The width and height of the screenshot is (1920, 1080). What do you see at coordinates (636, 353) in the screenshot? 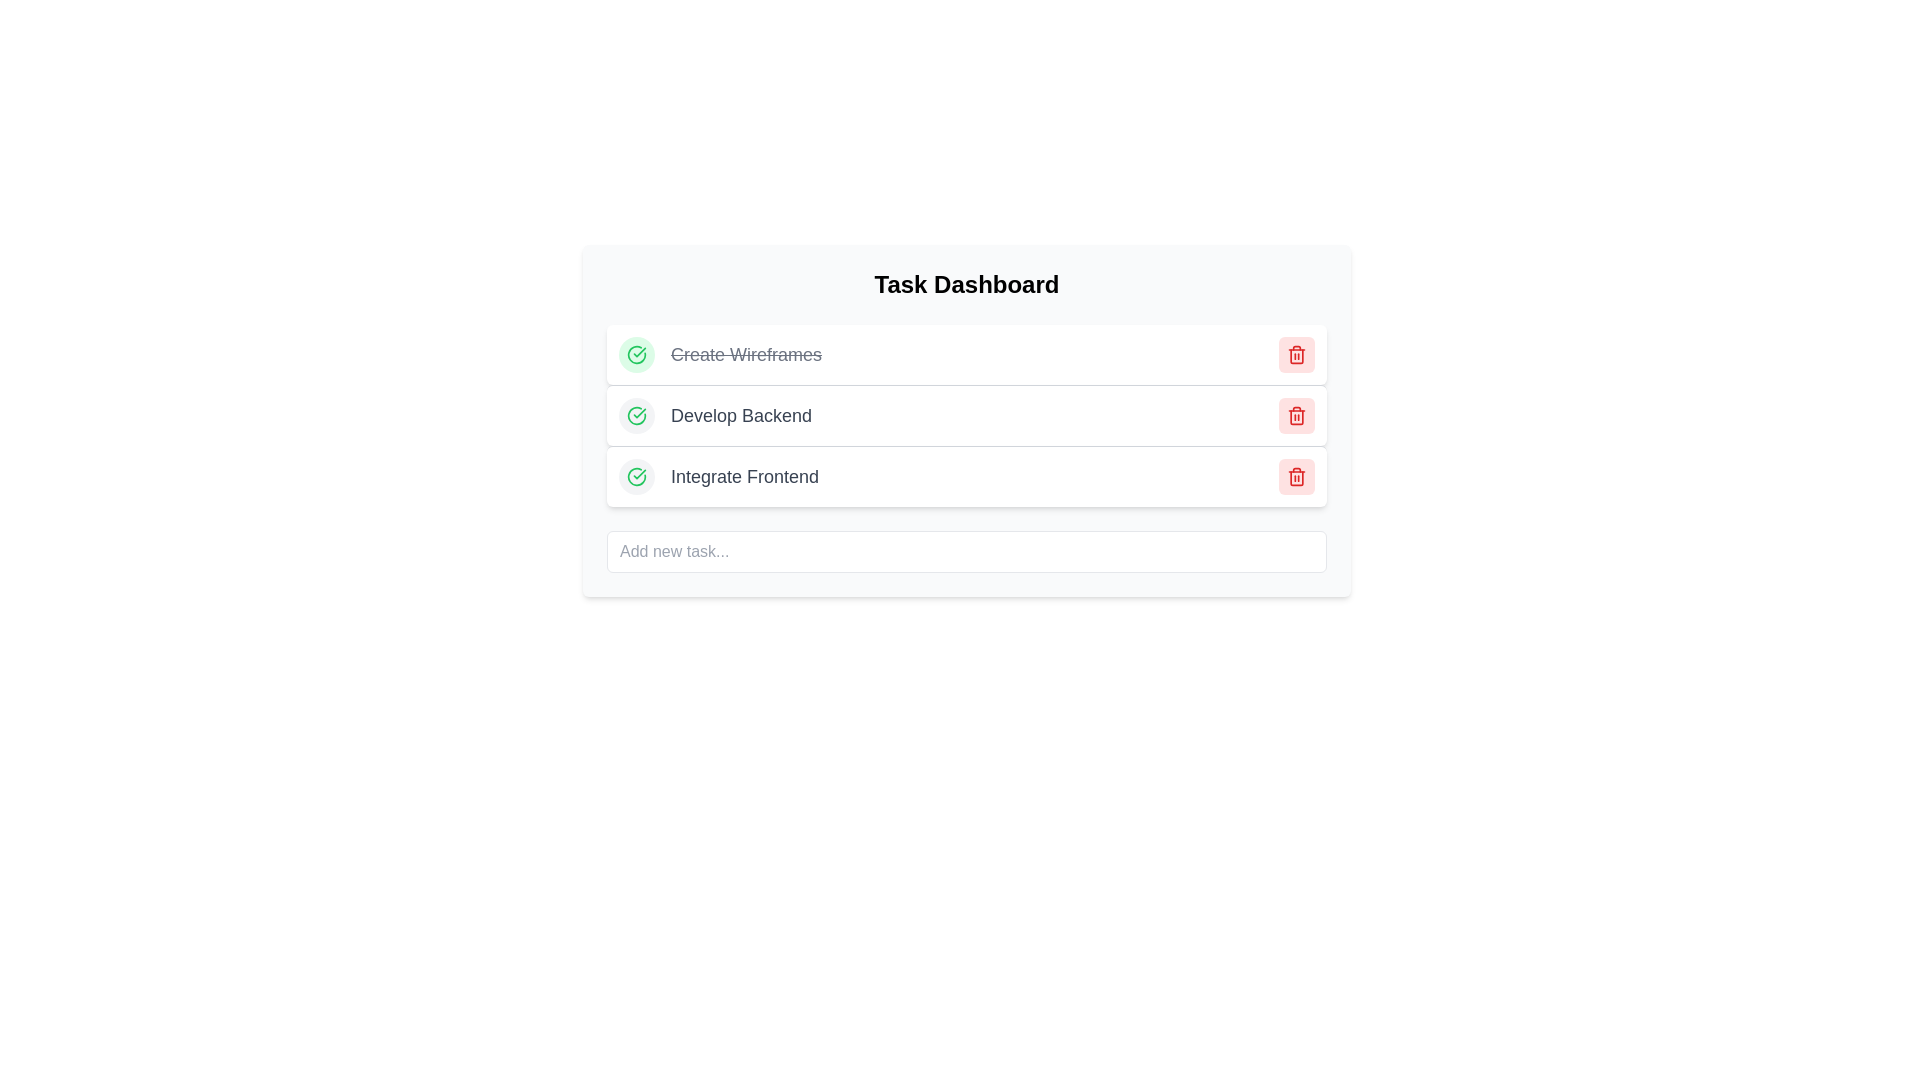
I see `the leftmost icon representing the completion status of the 'Create Wireframes' task` at bounding box center [636, 353].